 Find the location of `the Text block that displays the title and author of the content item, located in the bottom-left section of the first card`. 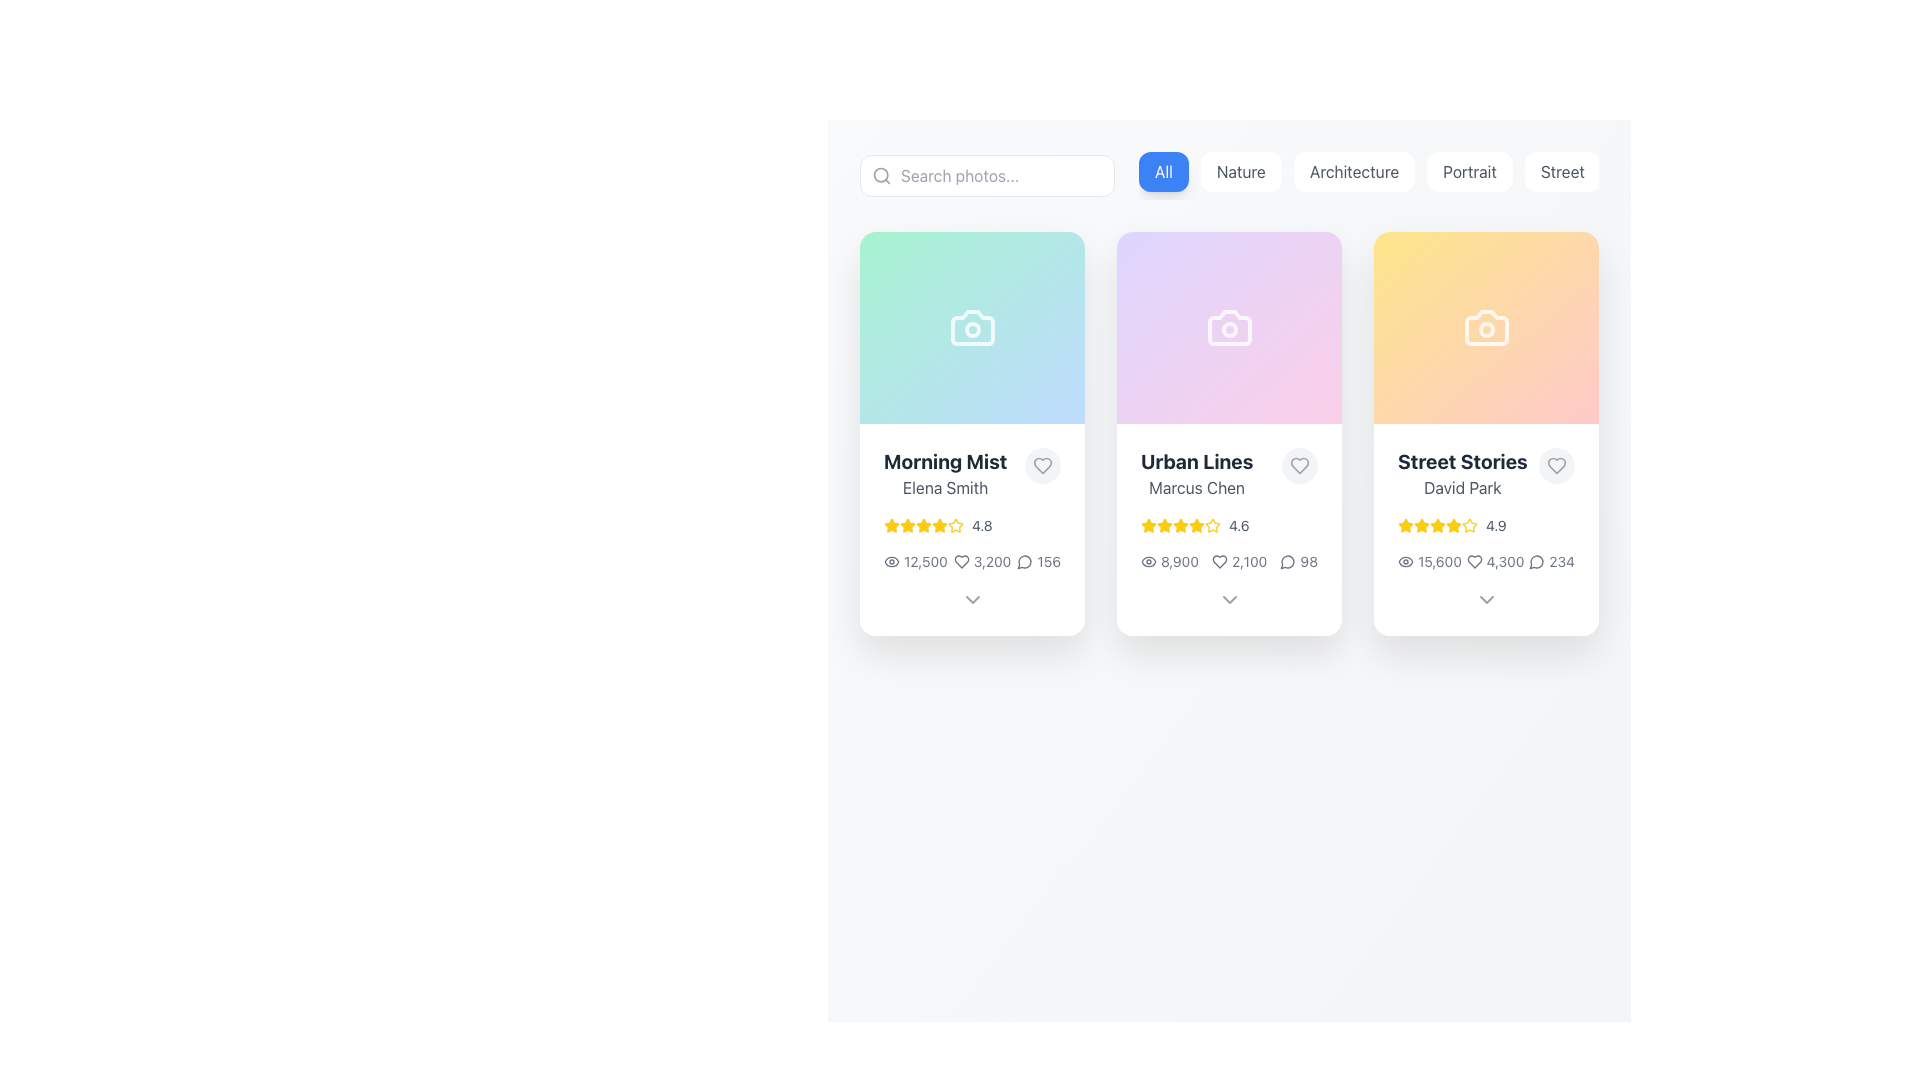

the Text block that displays the title and author of the content item, located in the bottom-left section of the first card is located at coordinates (944, 474).